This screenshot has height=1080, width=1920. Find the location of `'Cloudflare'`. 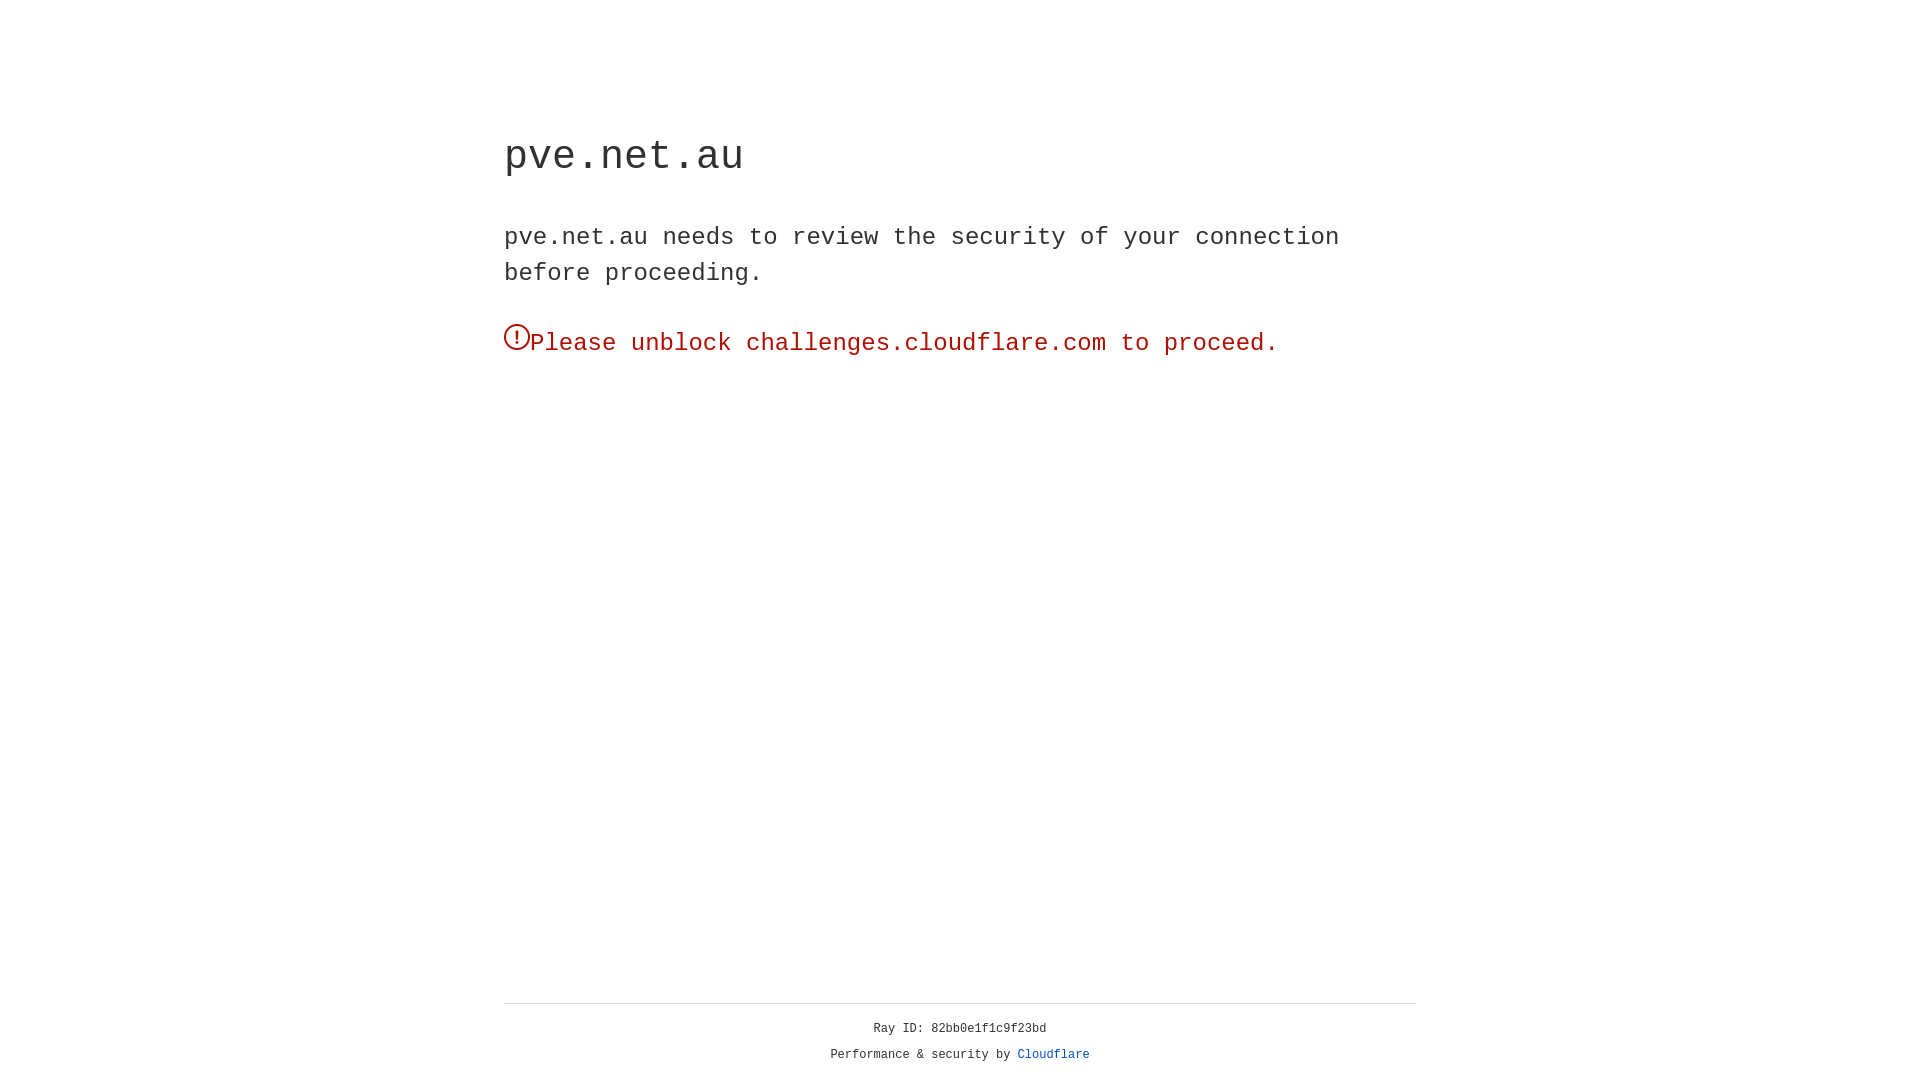

'Cloudflare' is located at coordinates (1053, 1054).